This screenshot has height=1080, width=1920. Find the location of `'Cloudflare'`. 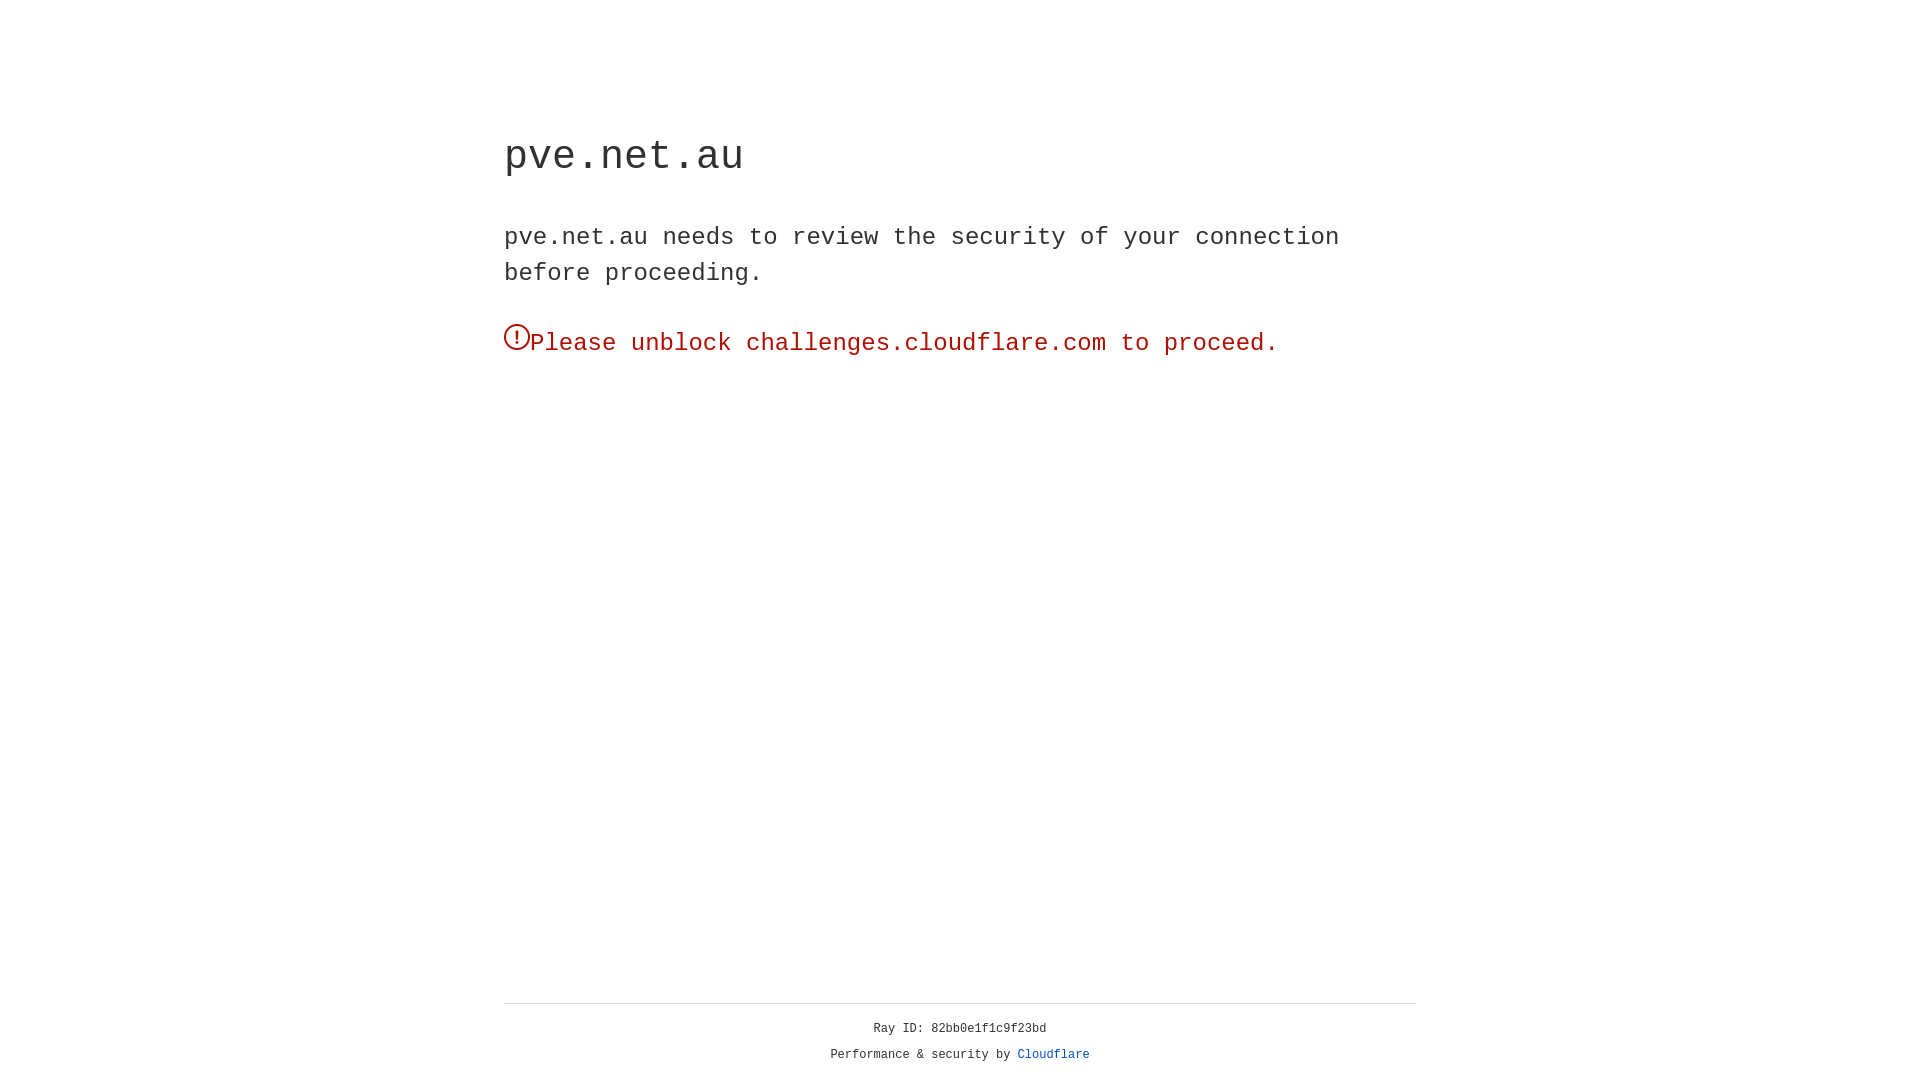

'Cloudflare' is located at coordinates (1053, 1054).